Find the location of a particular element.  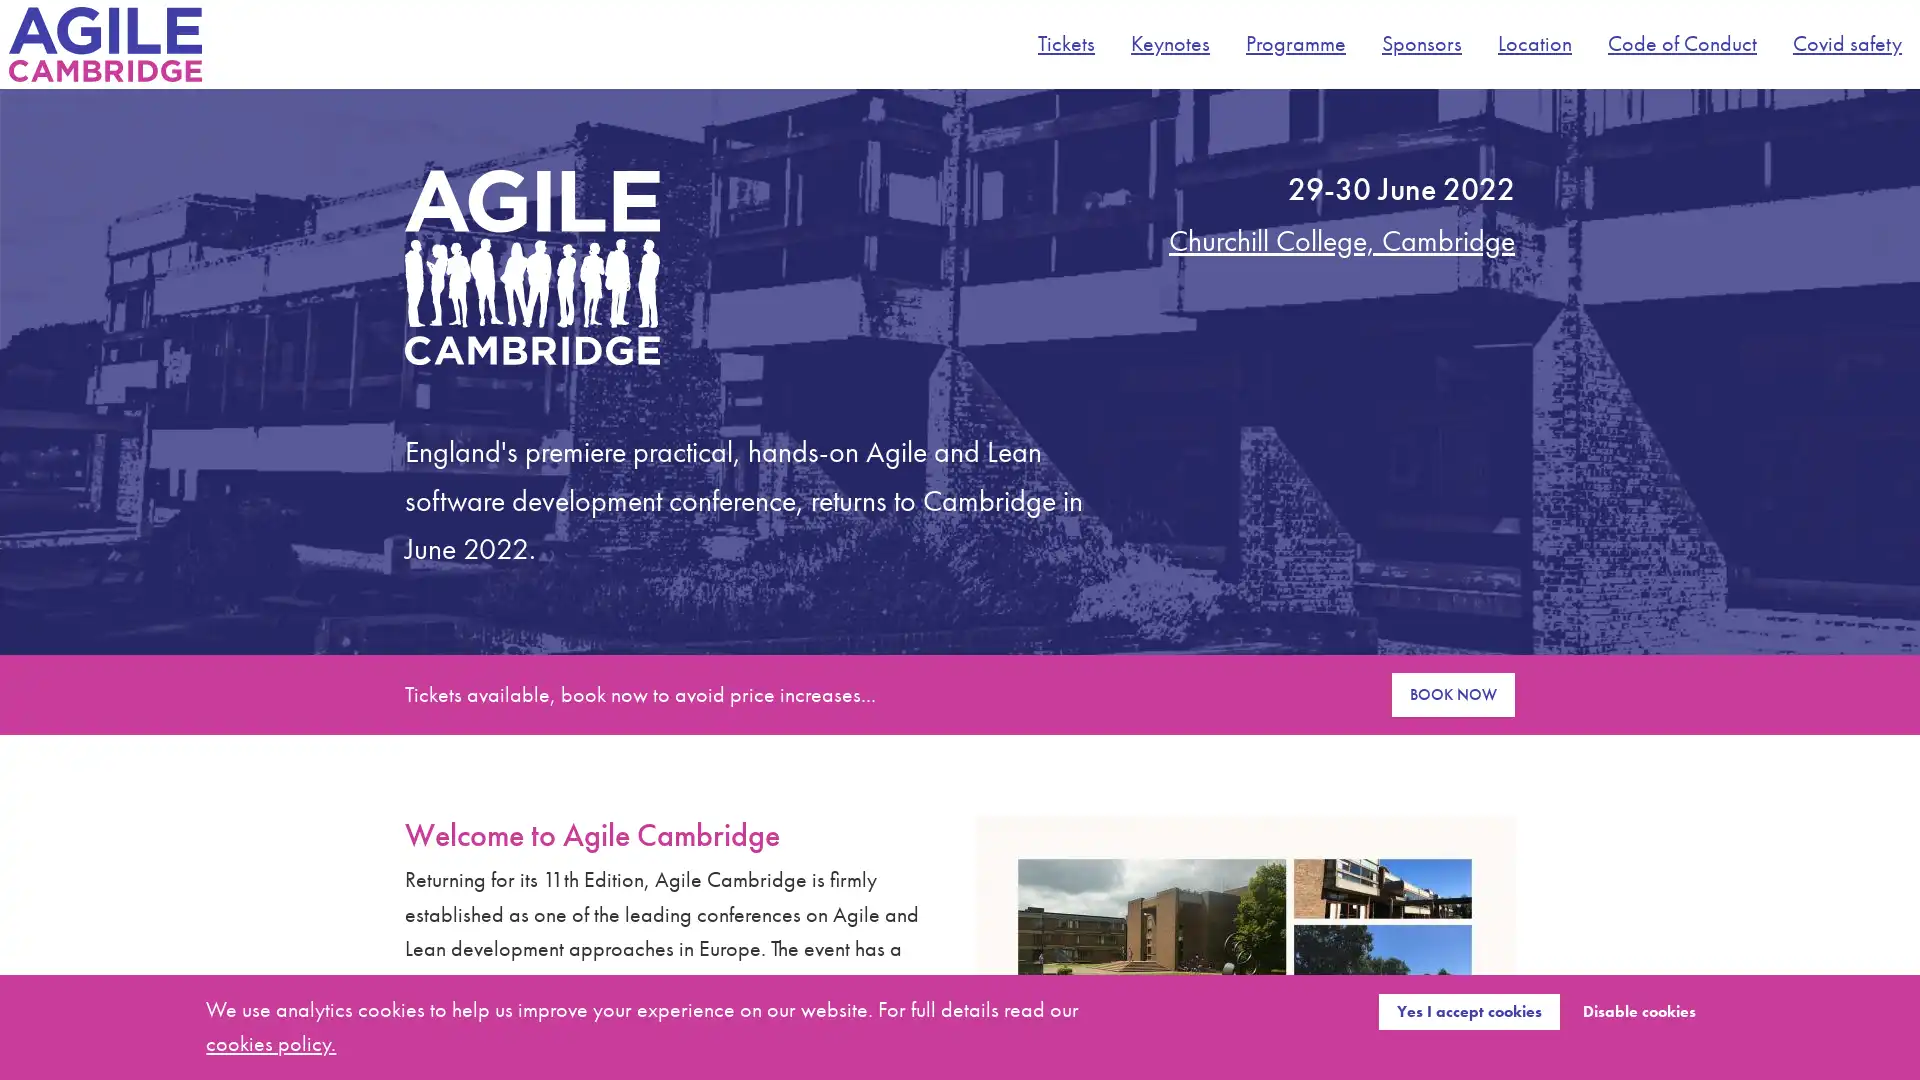

Yes I accept cookies is located at coordinates (1468, 1010).